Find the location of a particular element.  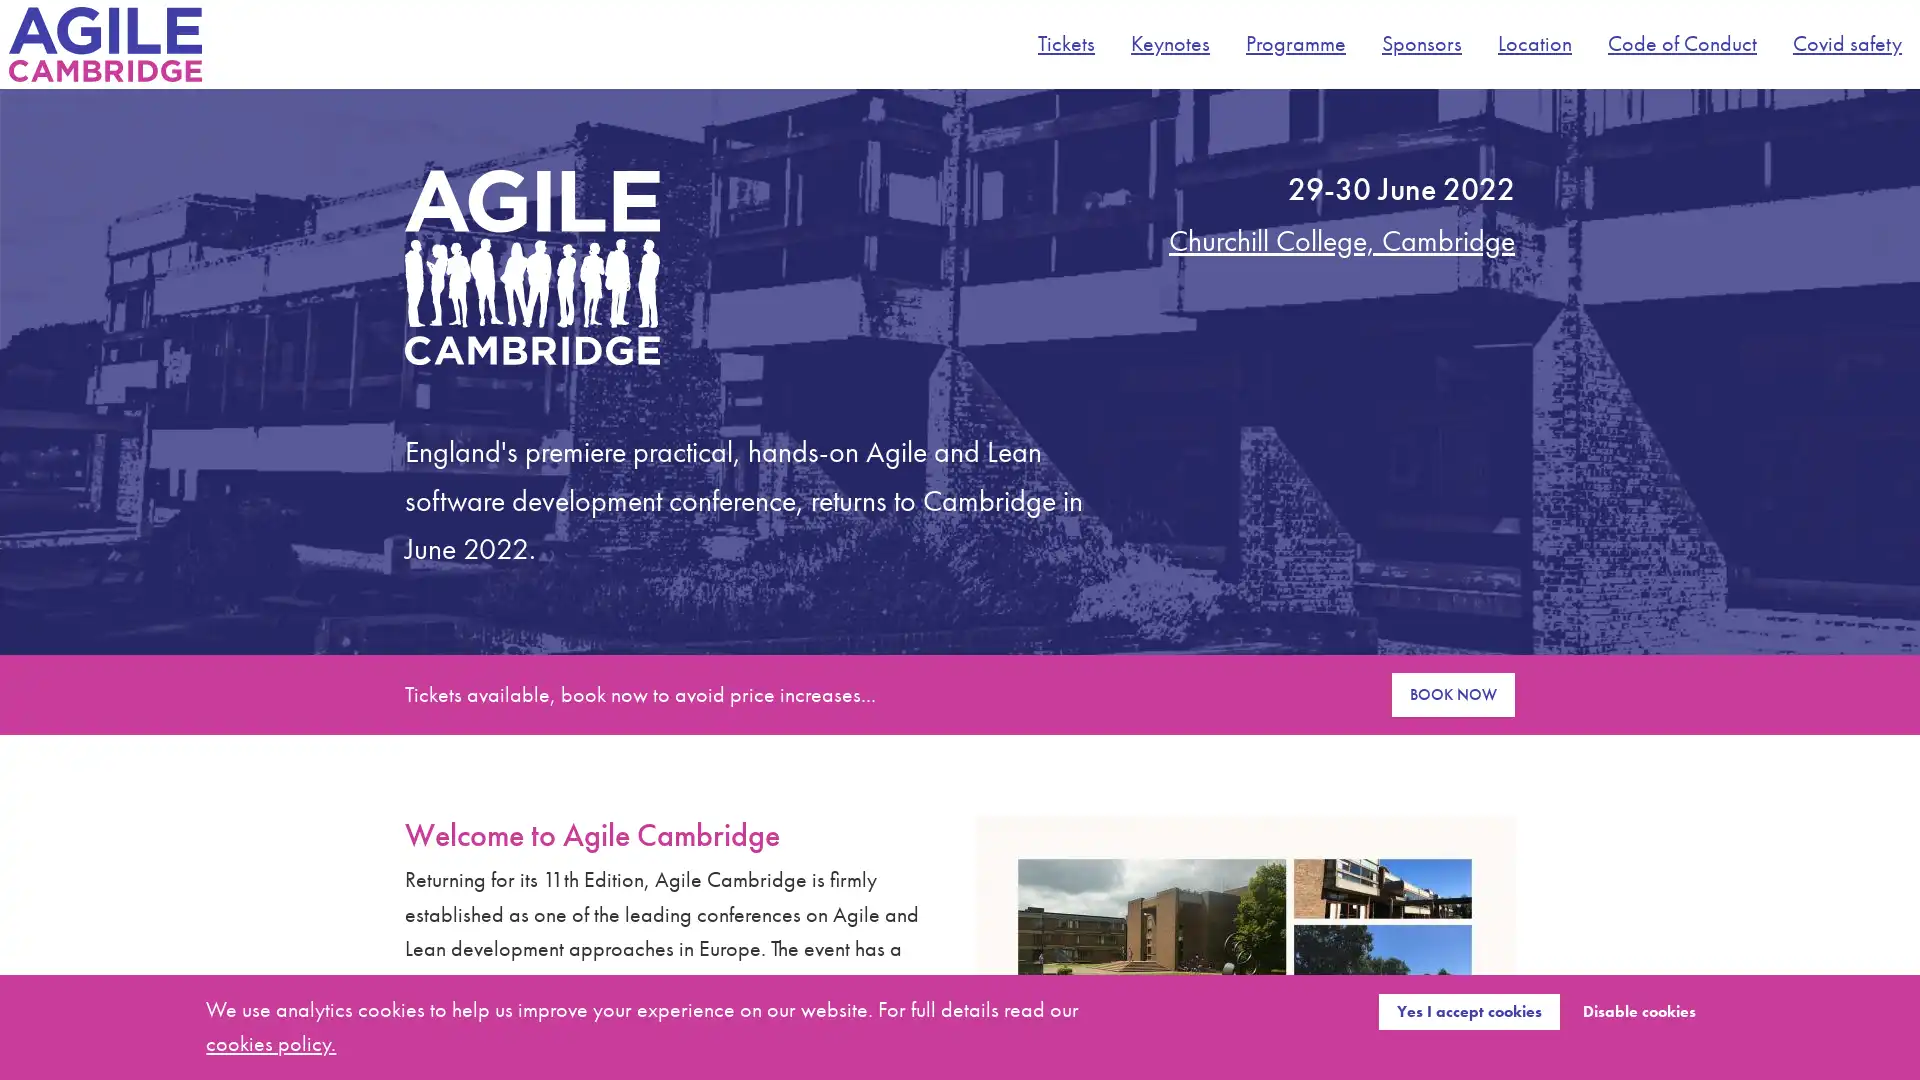

Yes I accept cookies is located at coordinates (1468, 1010).